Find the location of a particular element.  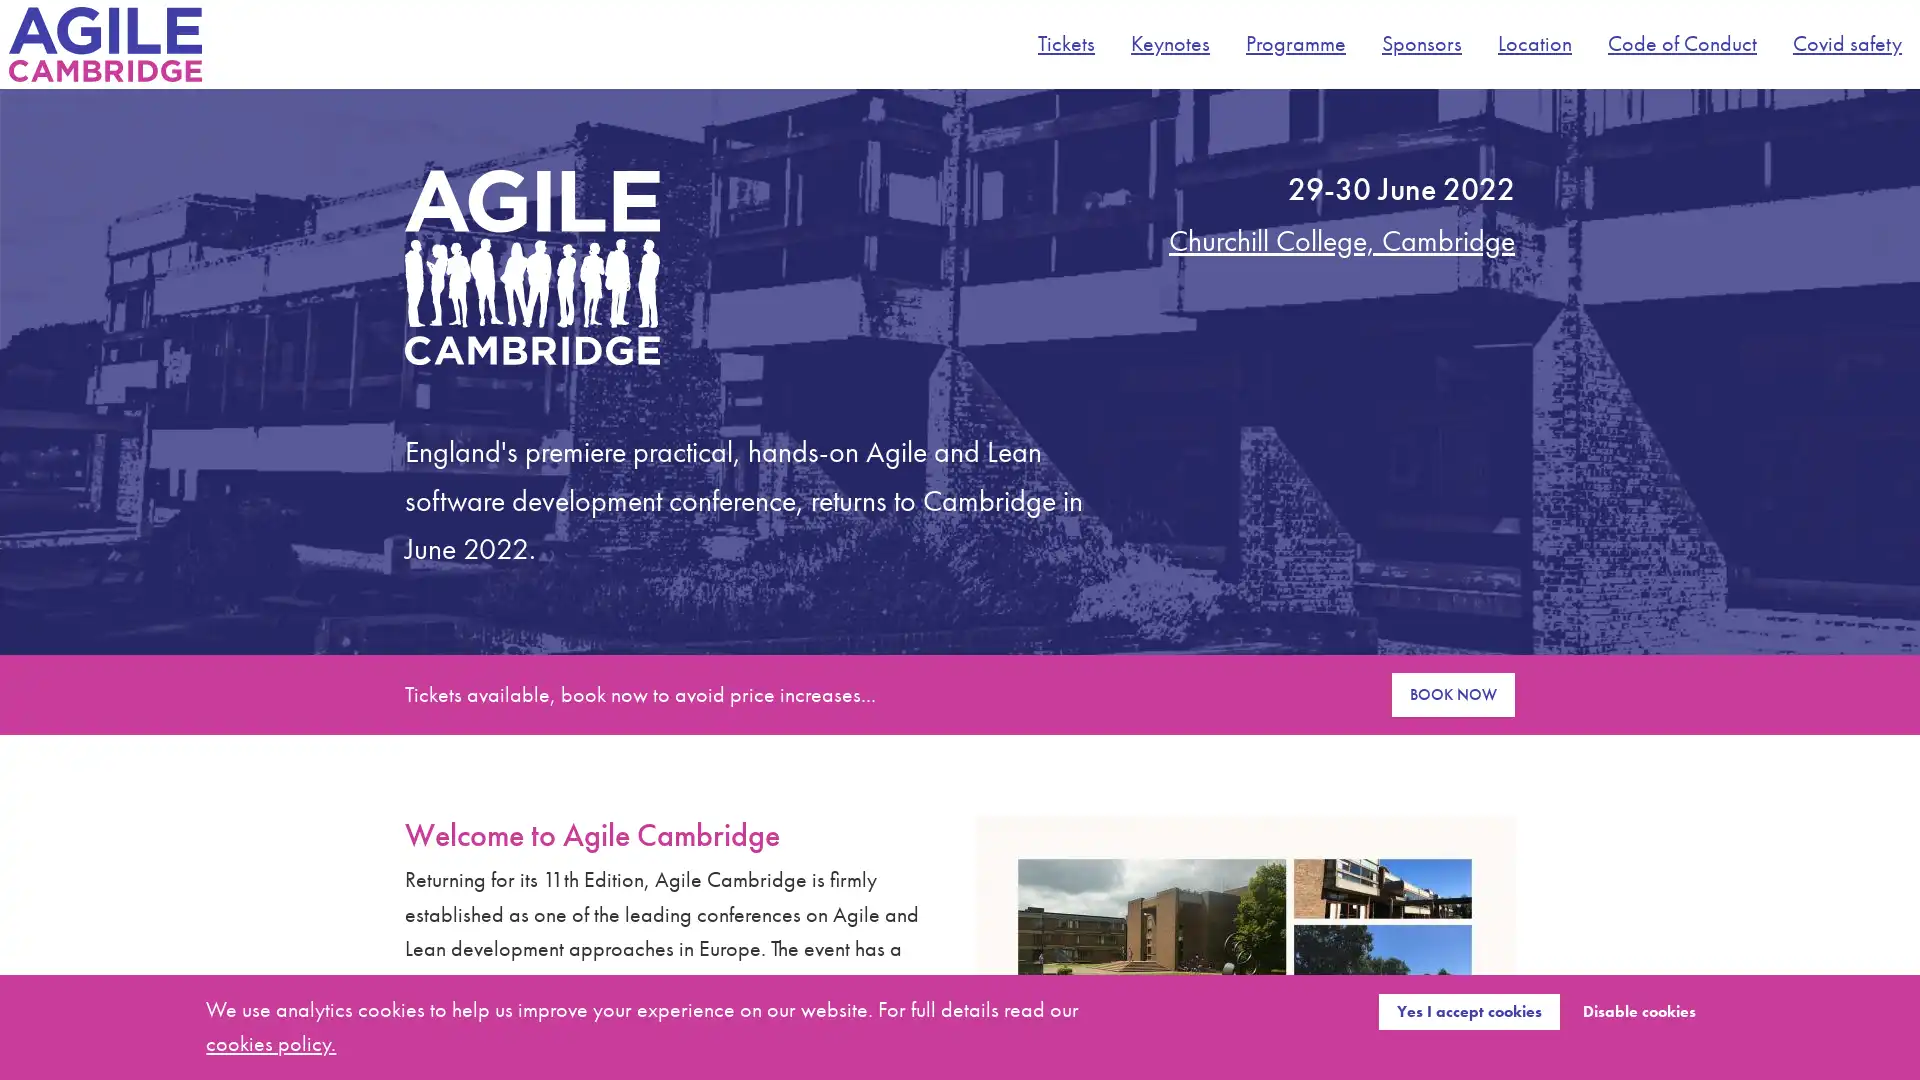

Yes I accept cookies is located at coordinates (1468, 1010).